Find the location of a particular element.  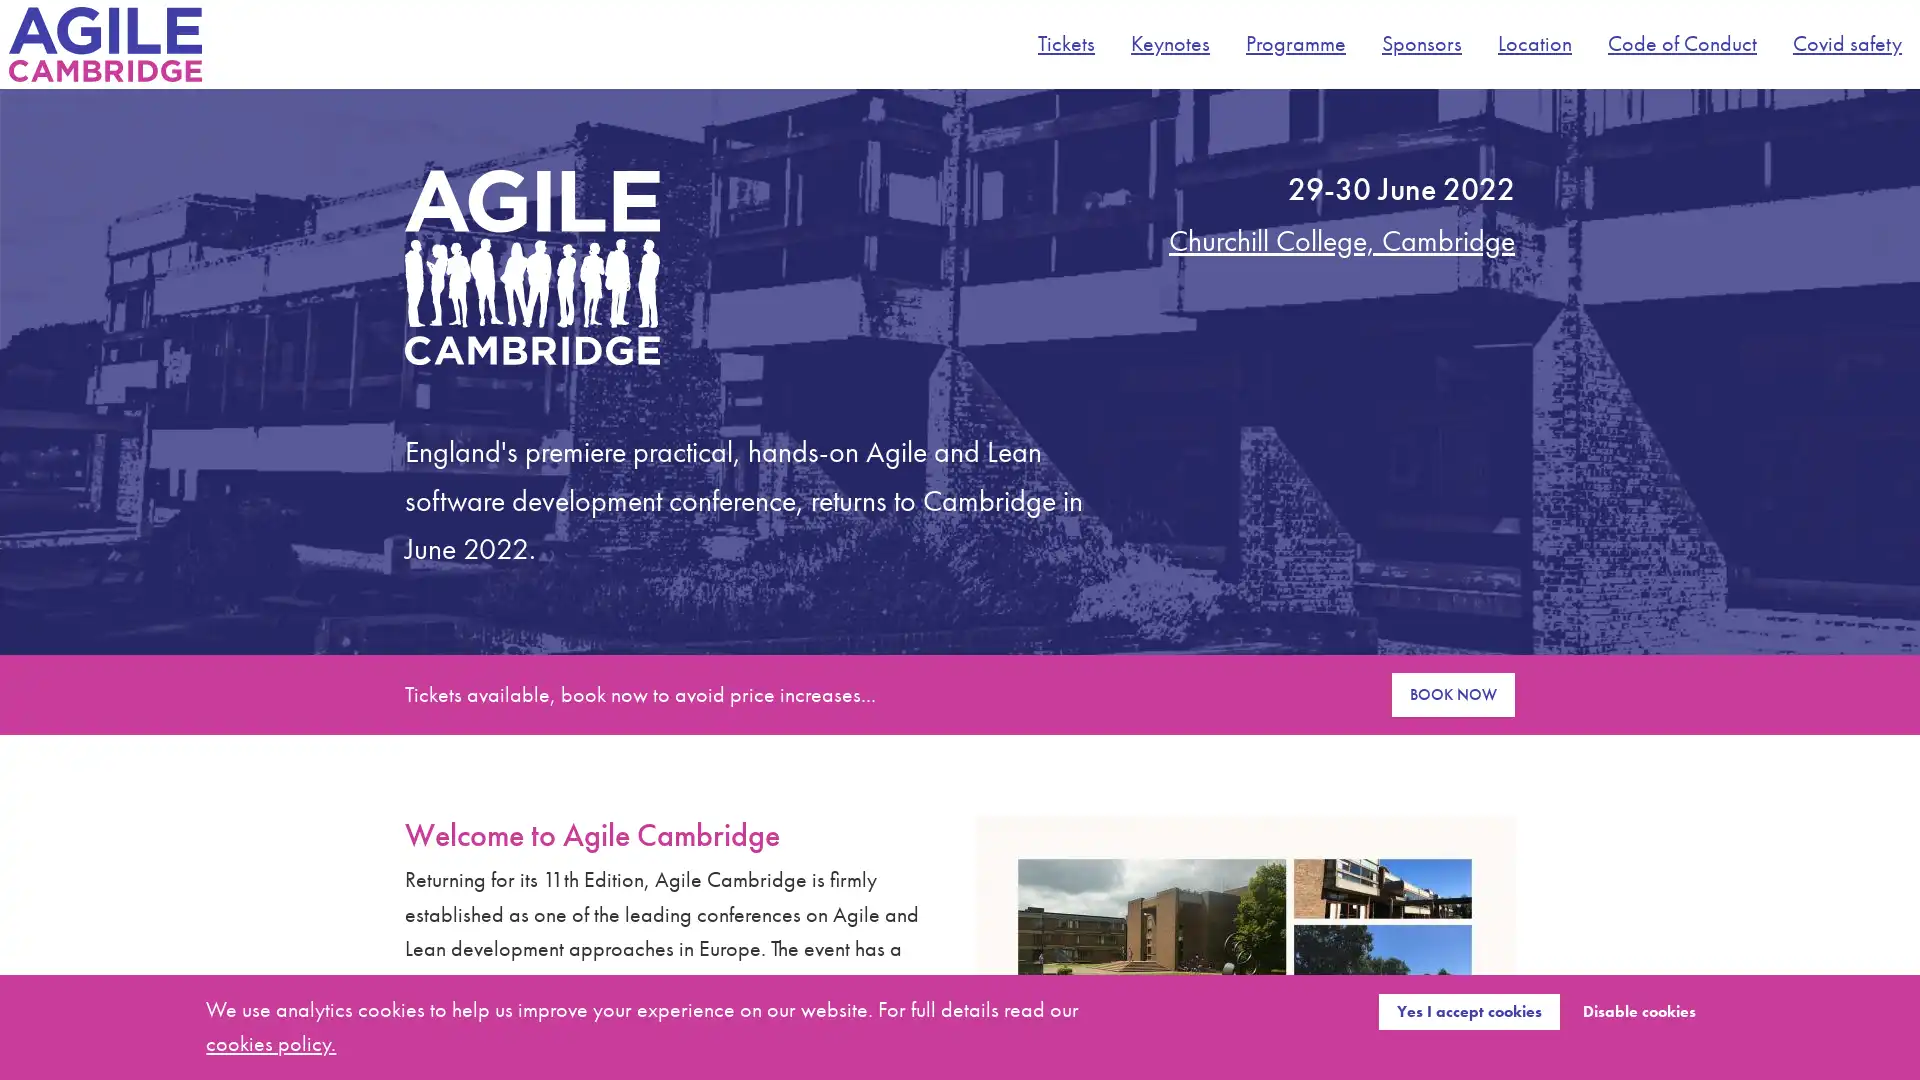

Yes I accept cookies is located at coordinates (1468, 1010).